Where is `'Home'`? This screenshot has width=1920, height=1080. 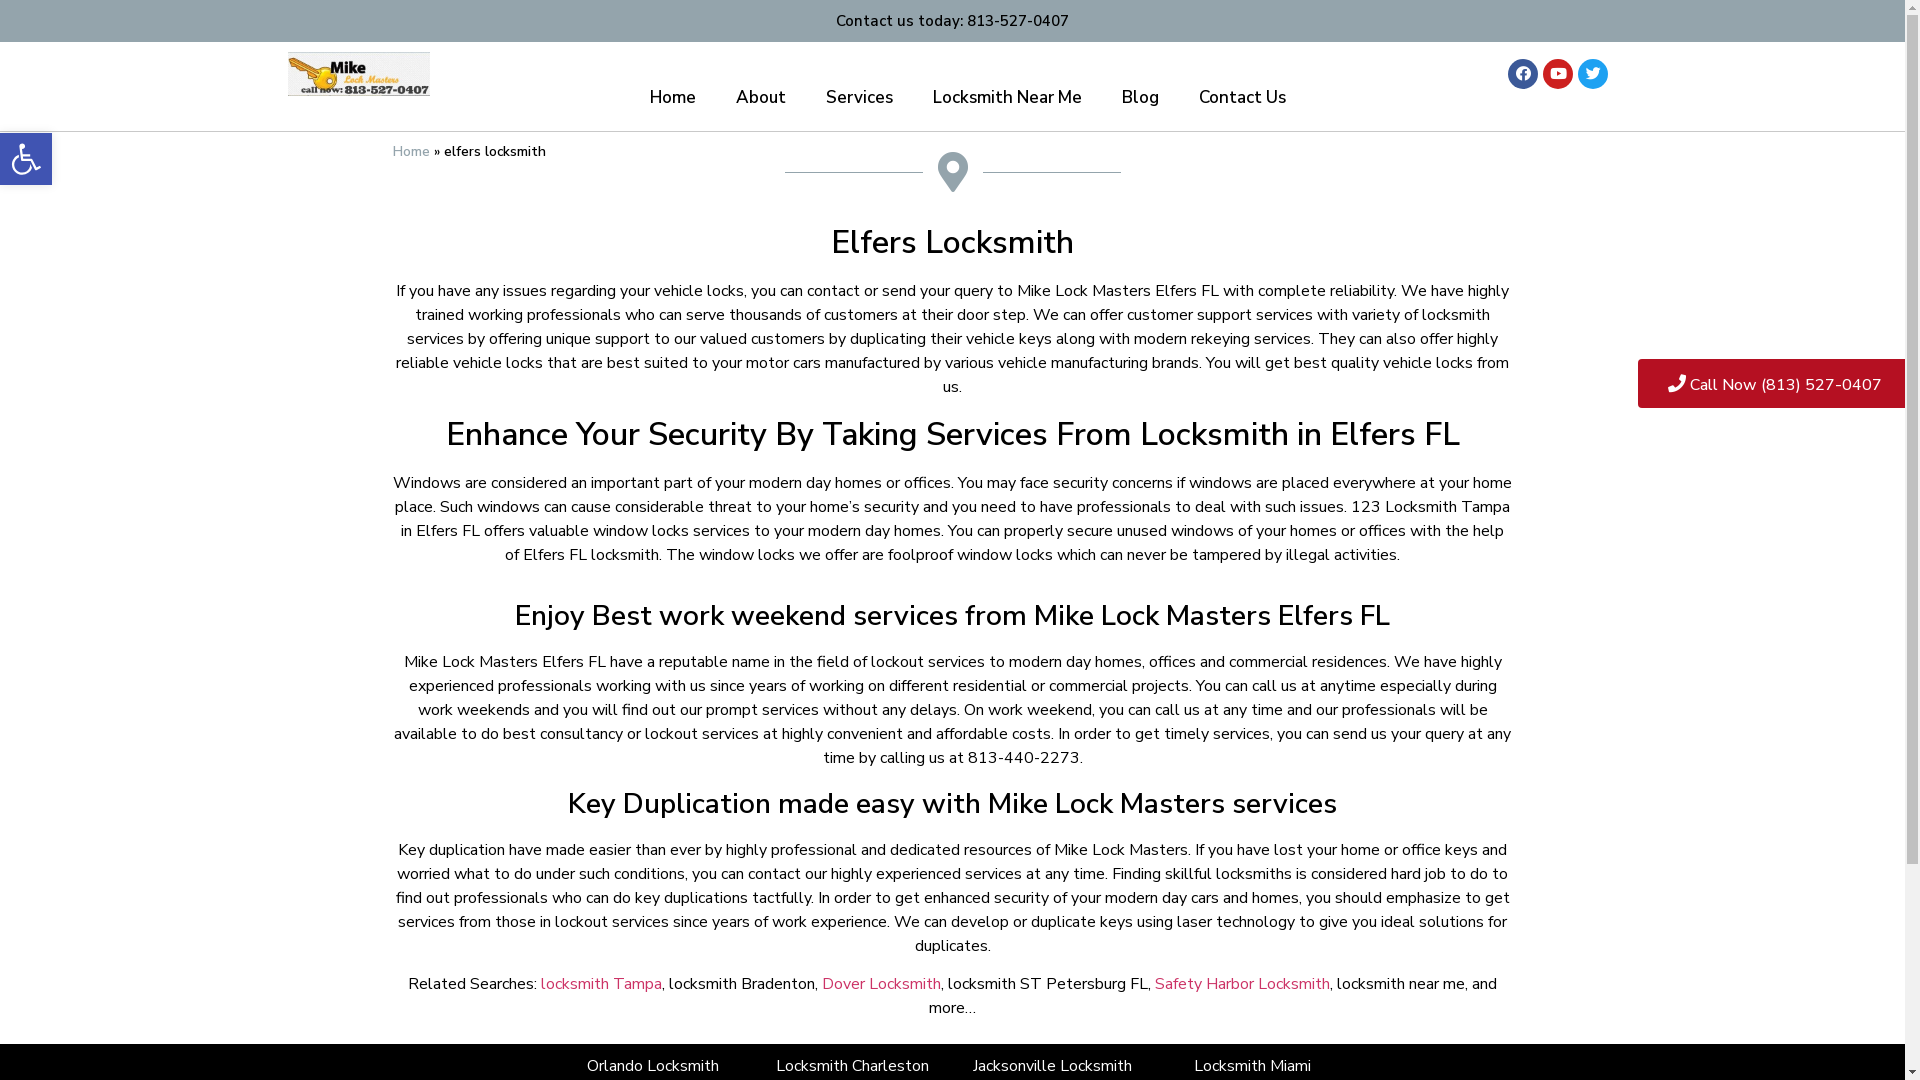 'Home' is located at coordinates (672, 97).